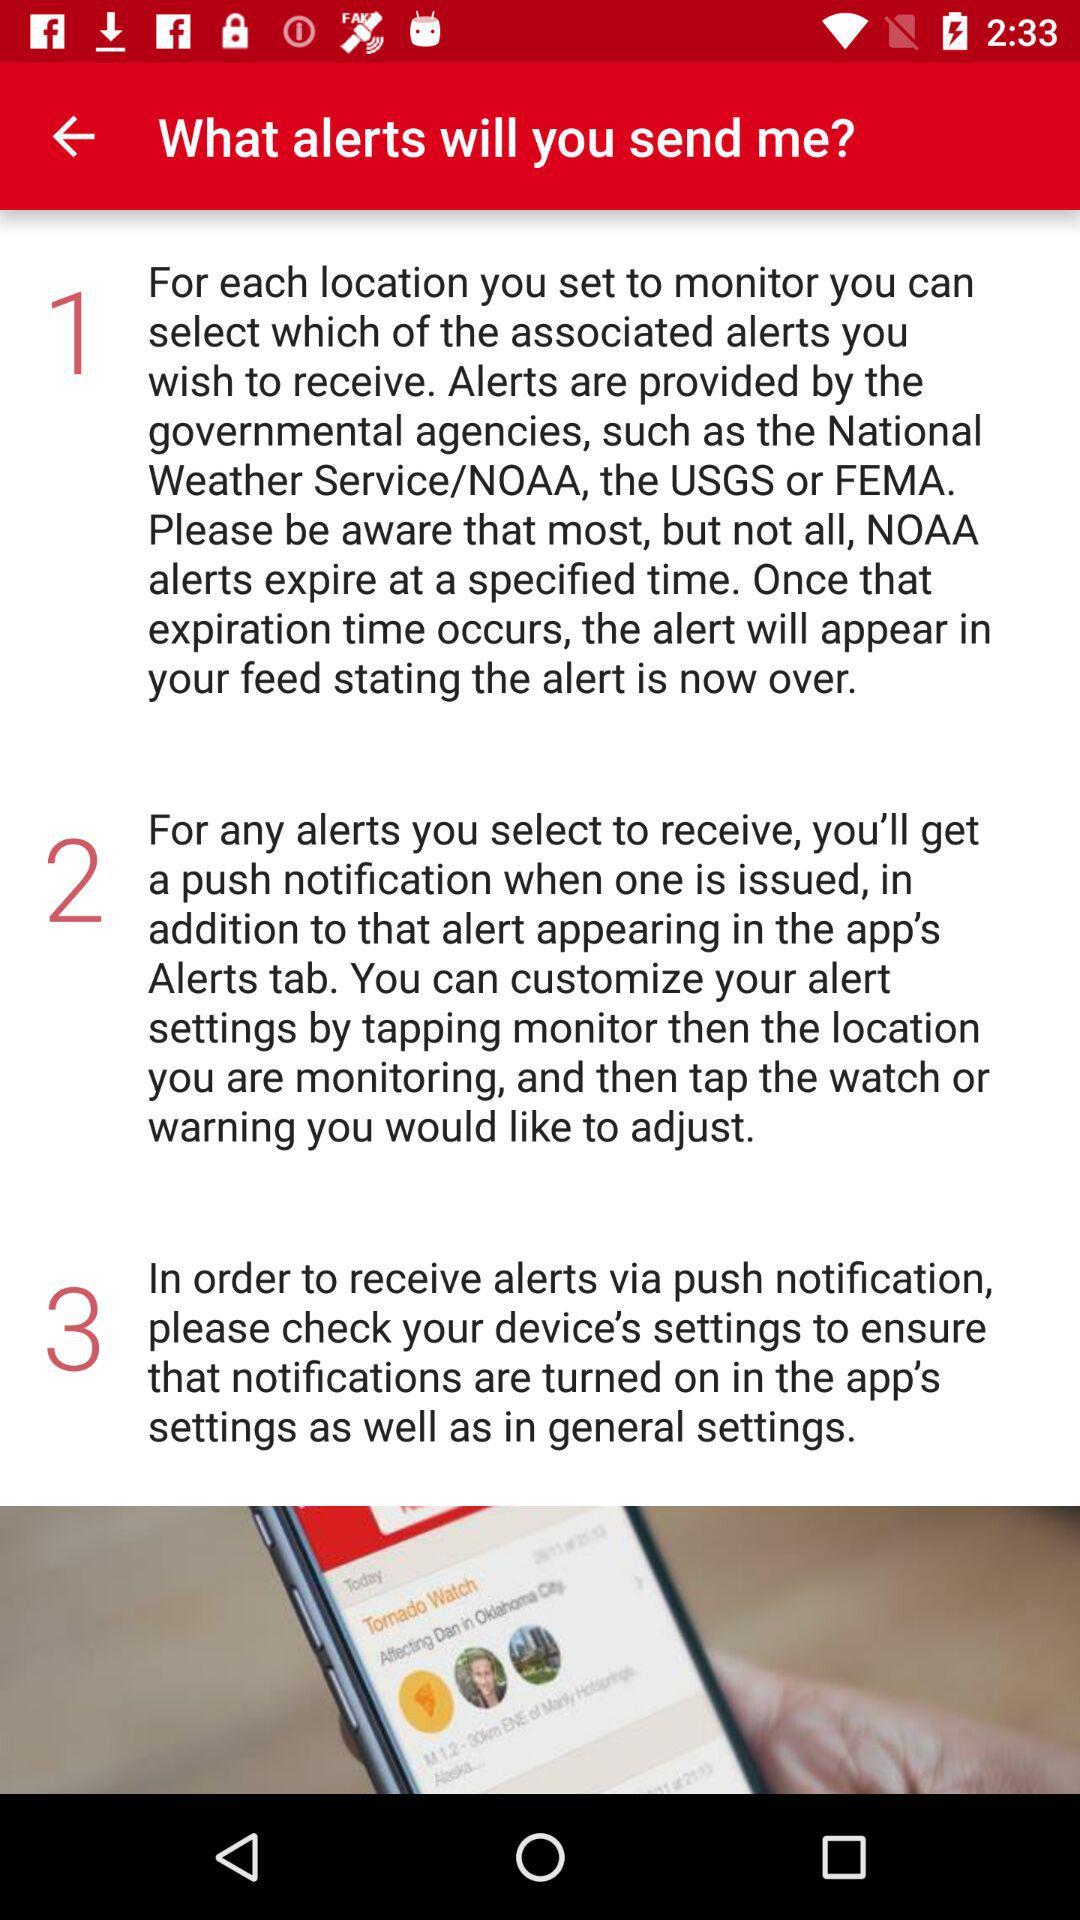  What do you see at coordinates (72, 135) in the screenshot?
I see `icon next to the what alerts will icon` at bounding box center [72, 135].